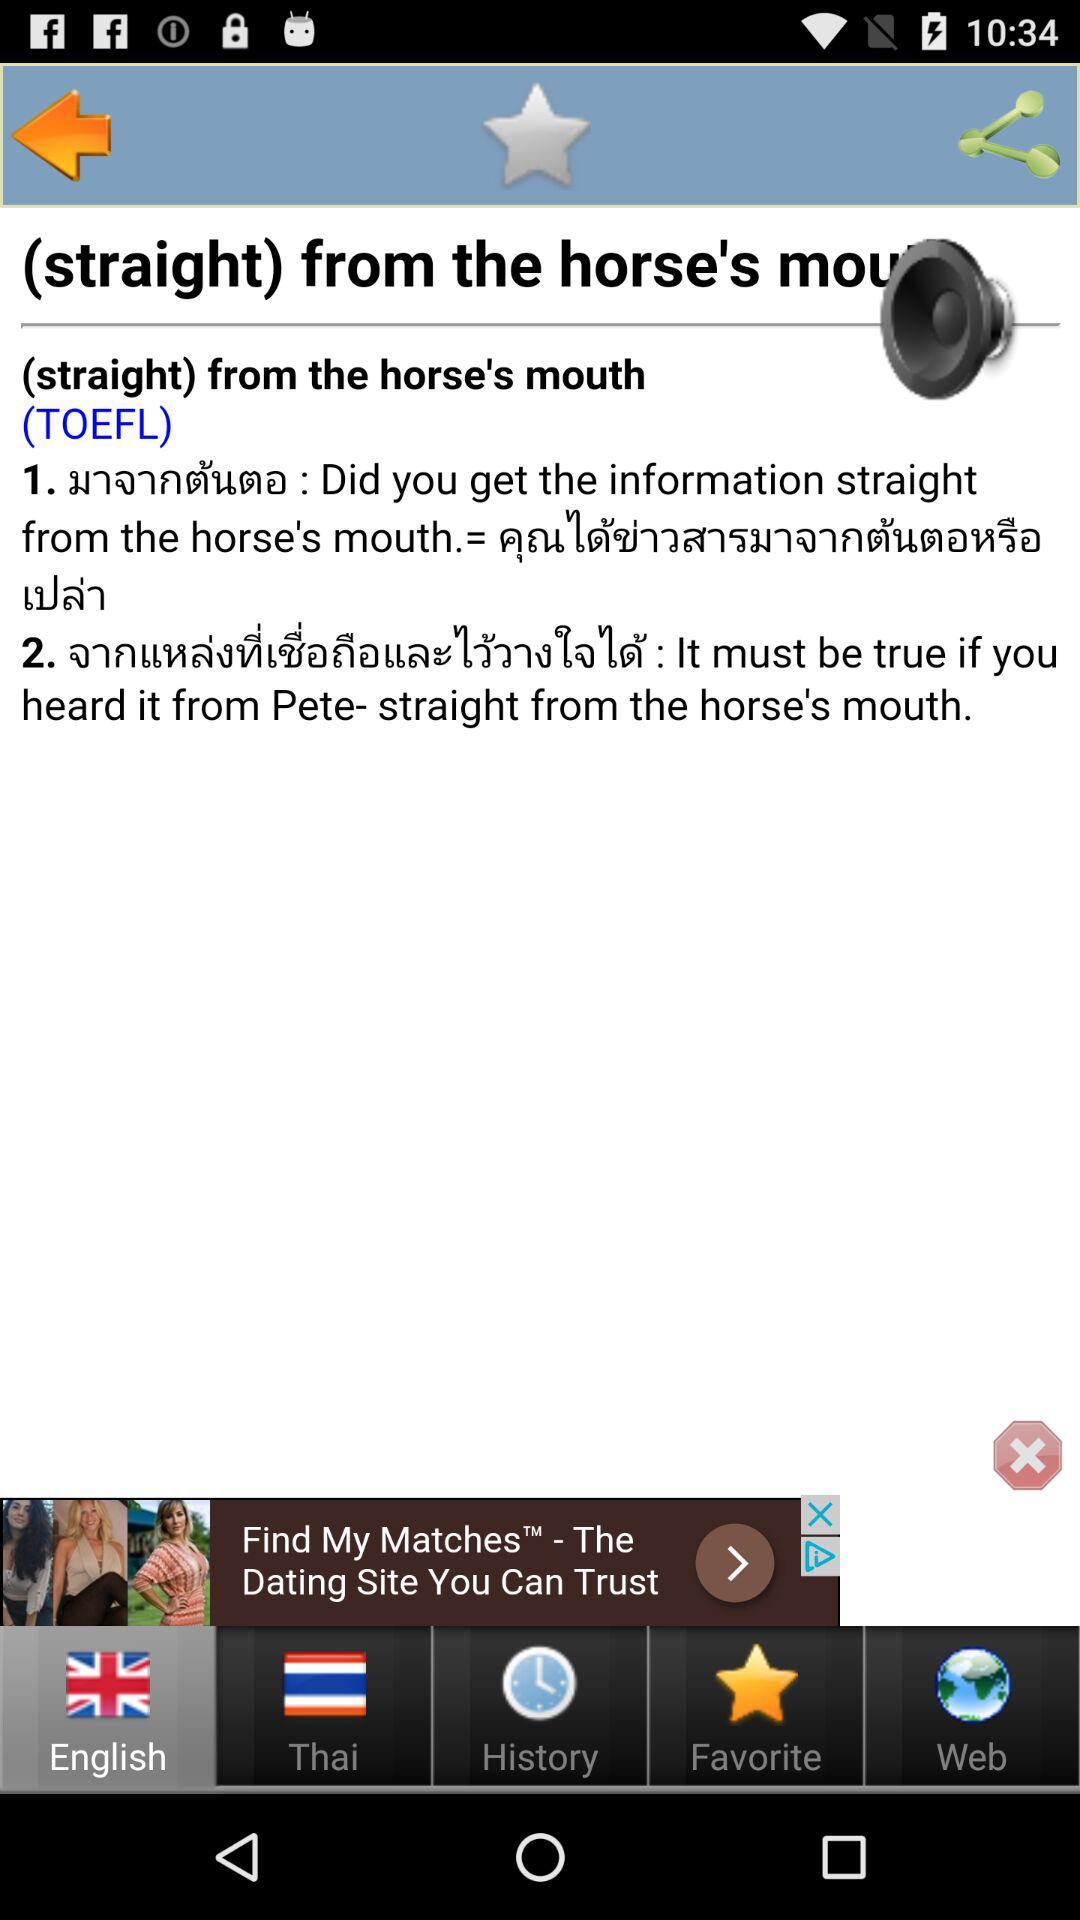 This screenshot has width=1080, height=1920. What do you see at coordinates (1009, 134) in the screenshot?
I see `share` at bounding box center [1009, 134].